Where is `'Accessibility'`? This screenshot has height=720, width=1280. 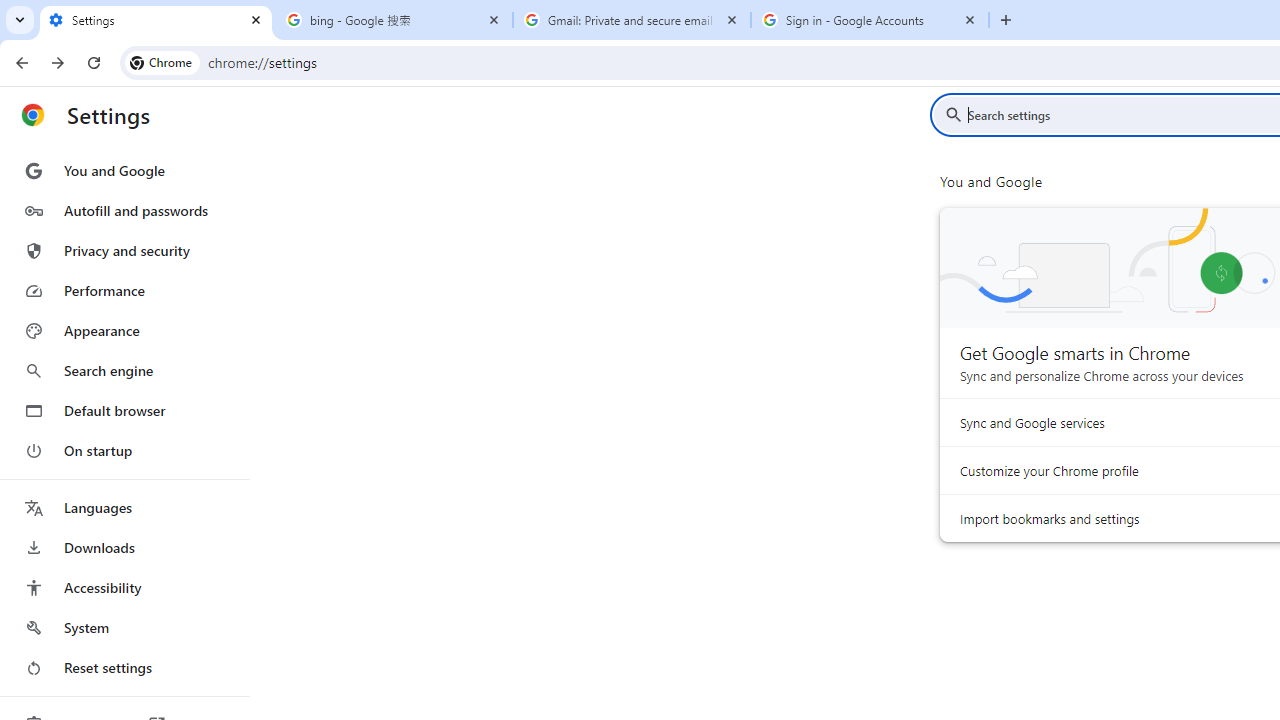 'Accessibility' is located at coordinates (123, 586).